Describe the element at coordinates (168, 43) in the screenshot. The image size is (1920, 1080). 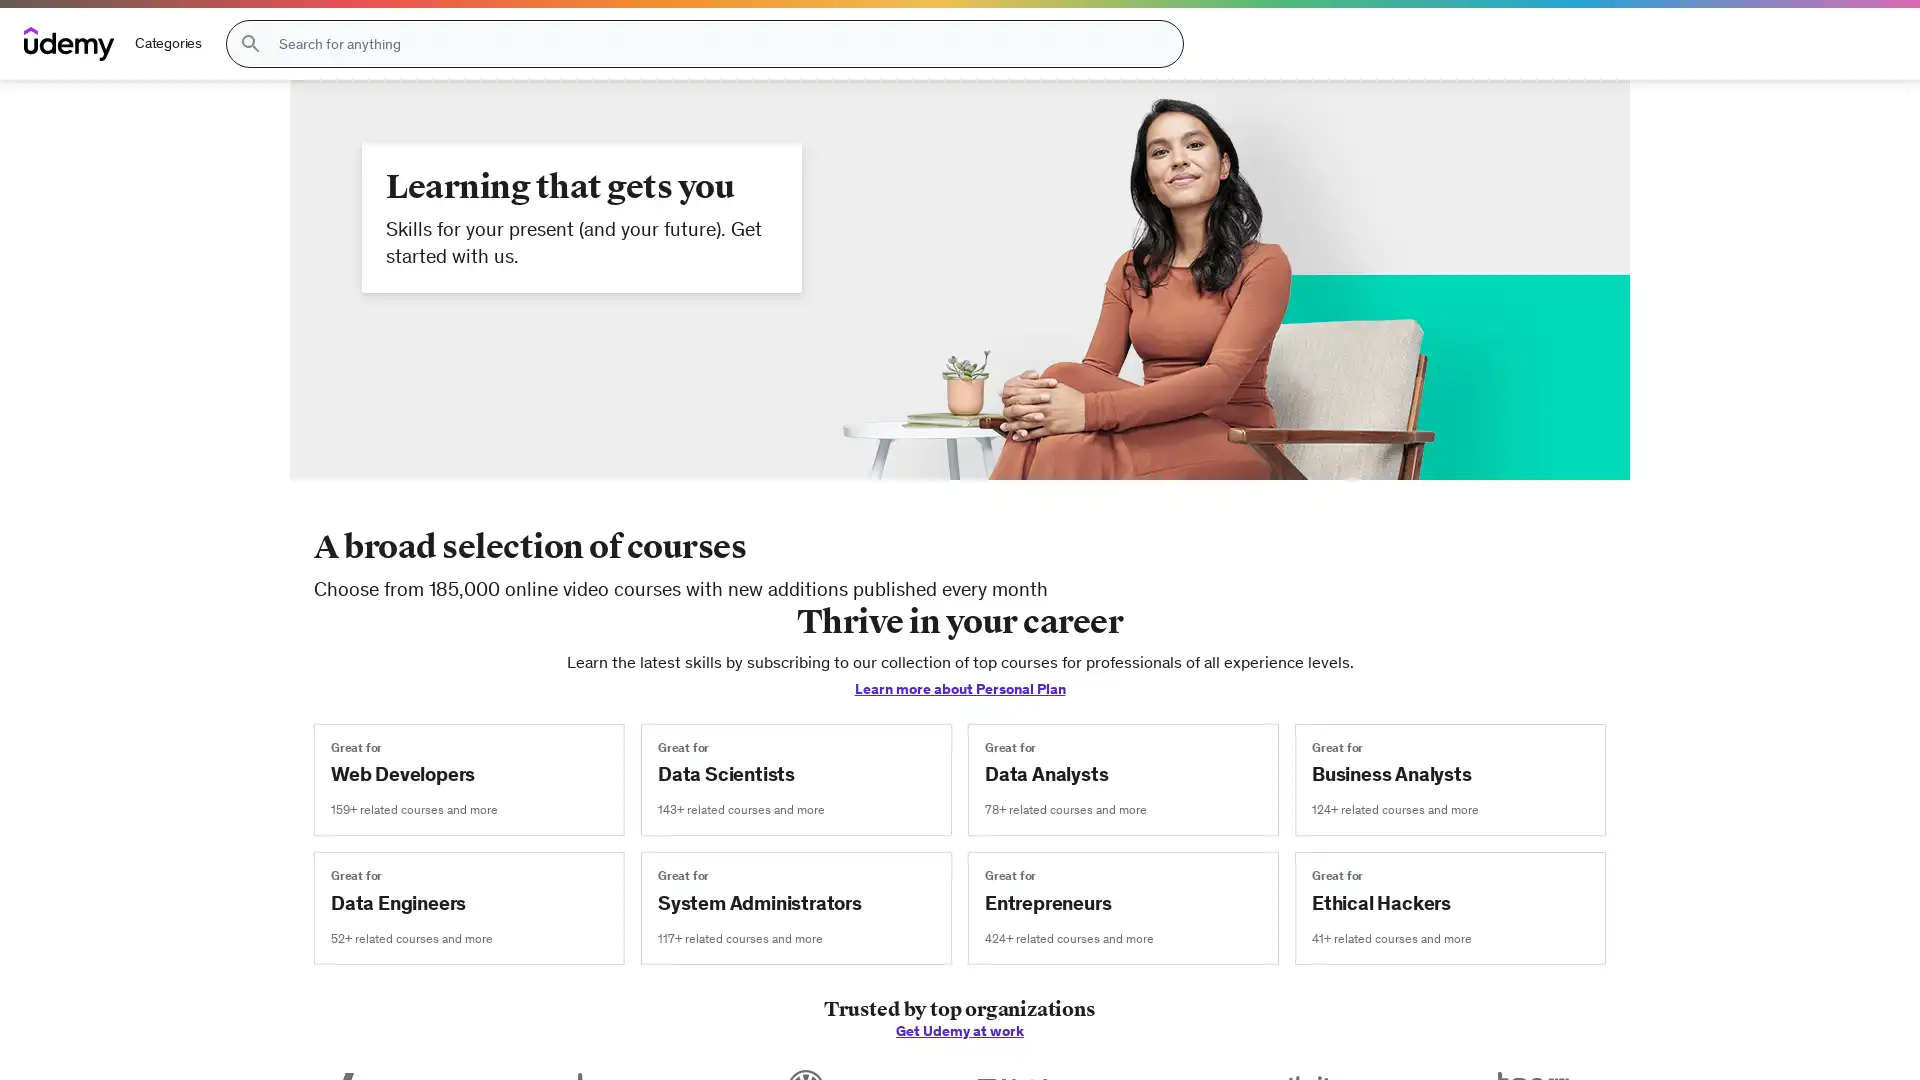
I see `Categories` at that location.